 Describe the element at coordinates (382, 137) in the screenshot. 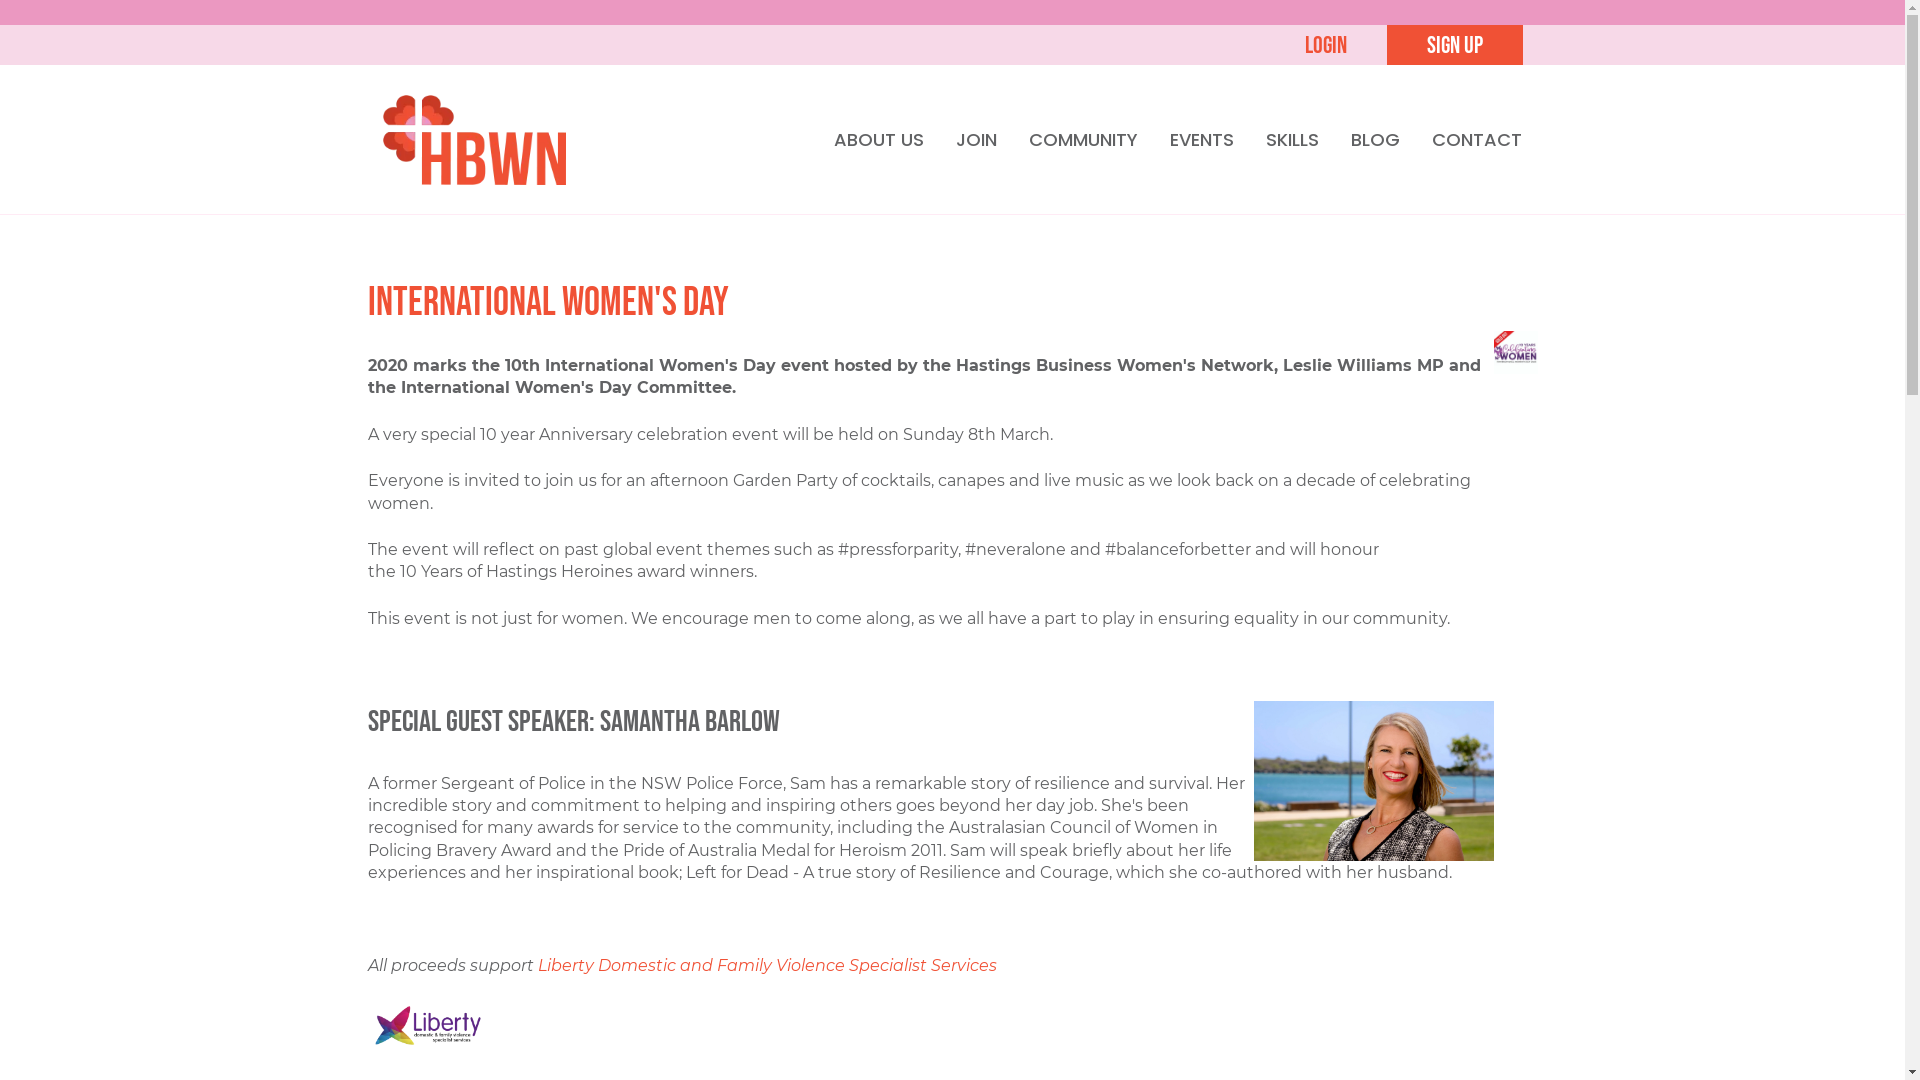

I see `'Hastings Business Womens Network'` at that location.